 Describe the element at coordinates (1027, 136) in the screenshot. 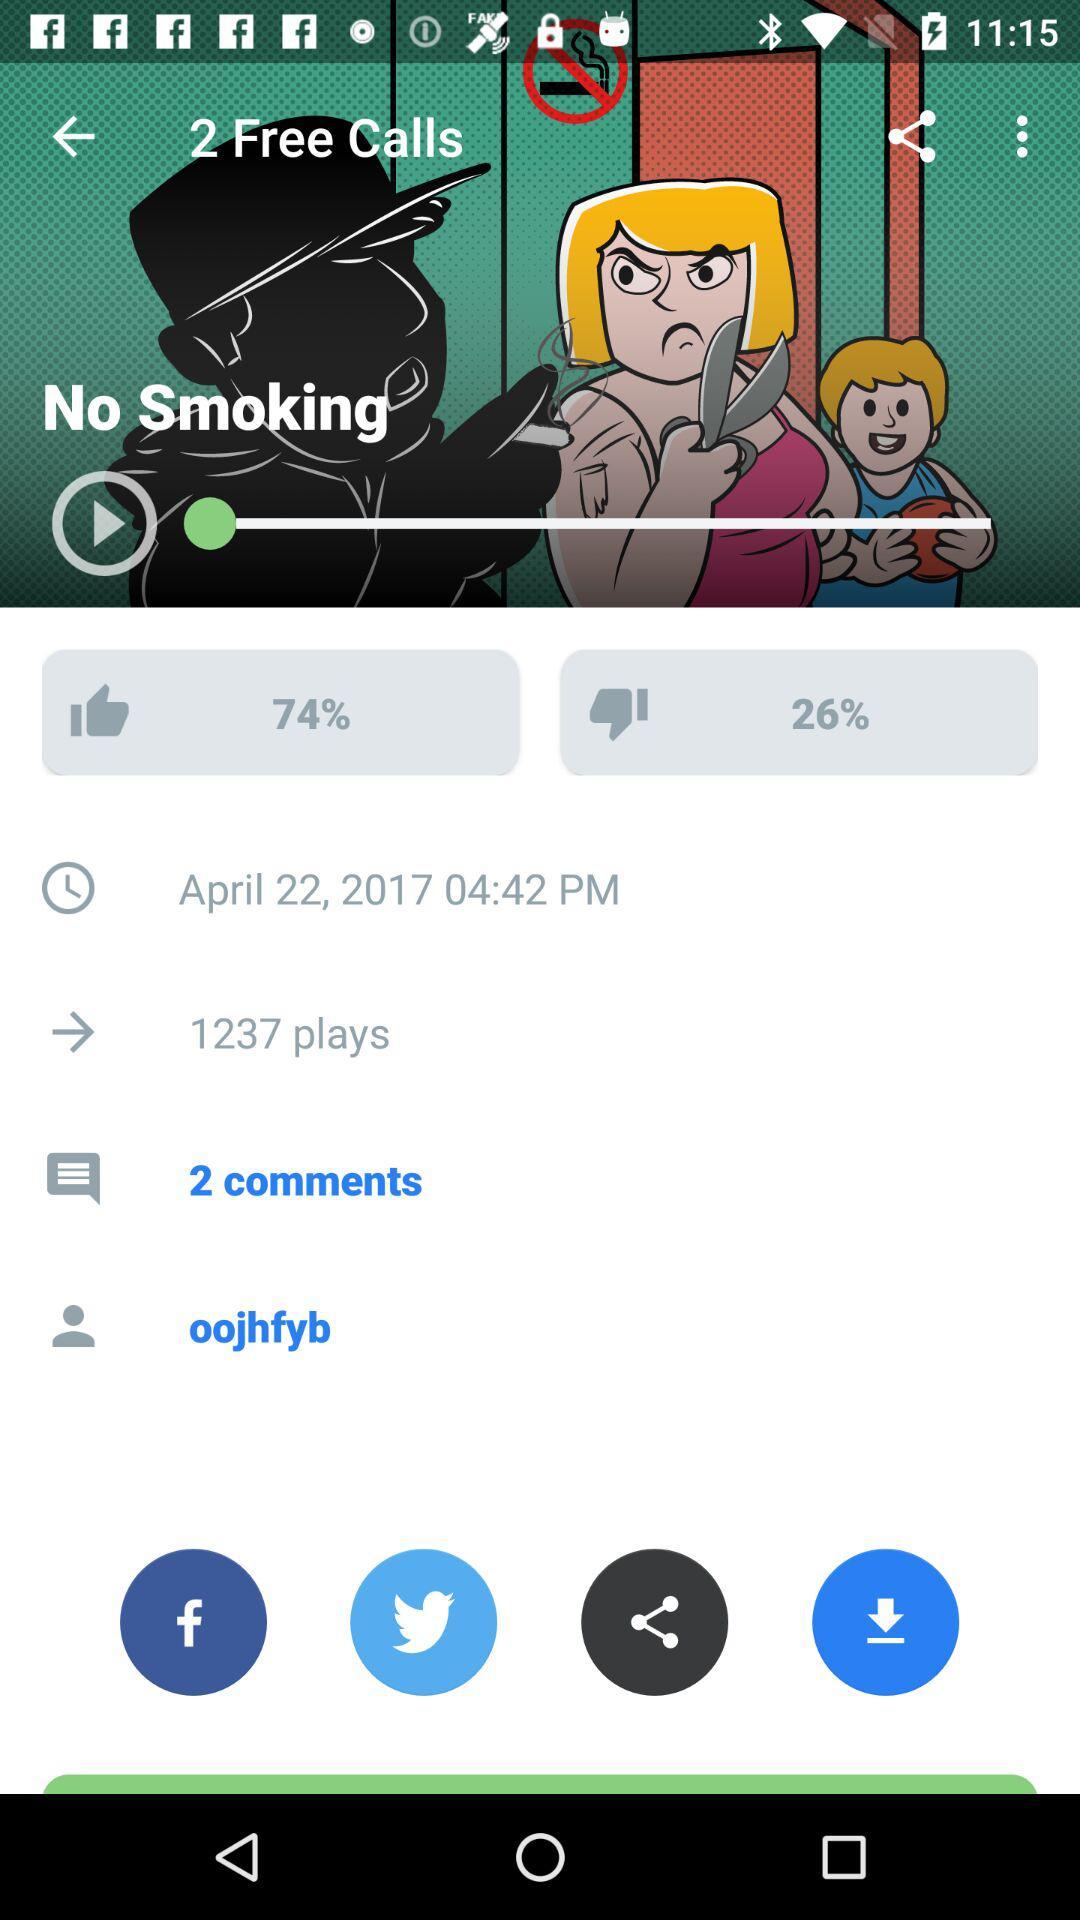

I see `the customize and control icon` at that location.